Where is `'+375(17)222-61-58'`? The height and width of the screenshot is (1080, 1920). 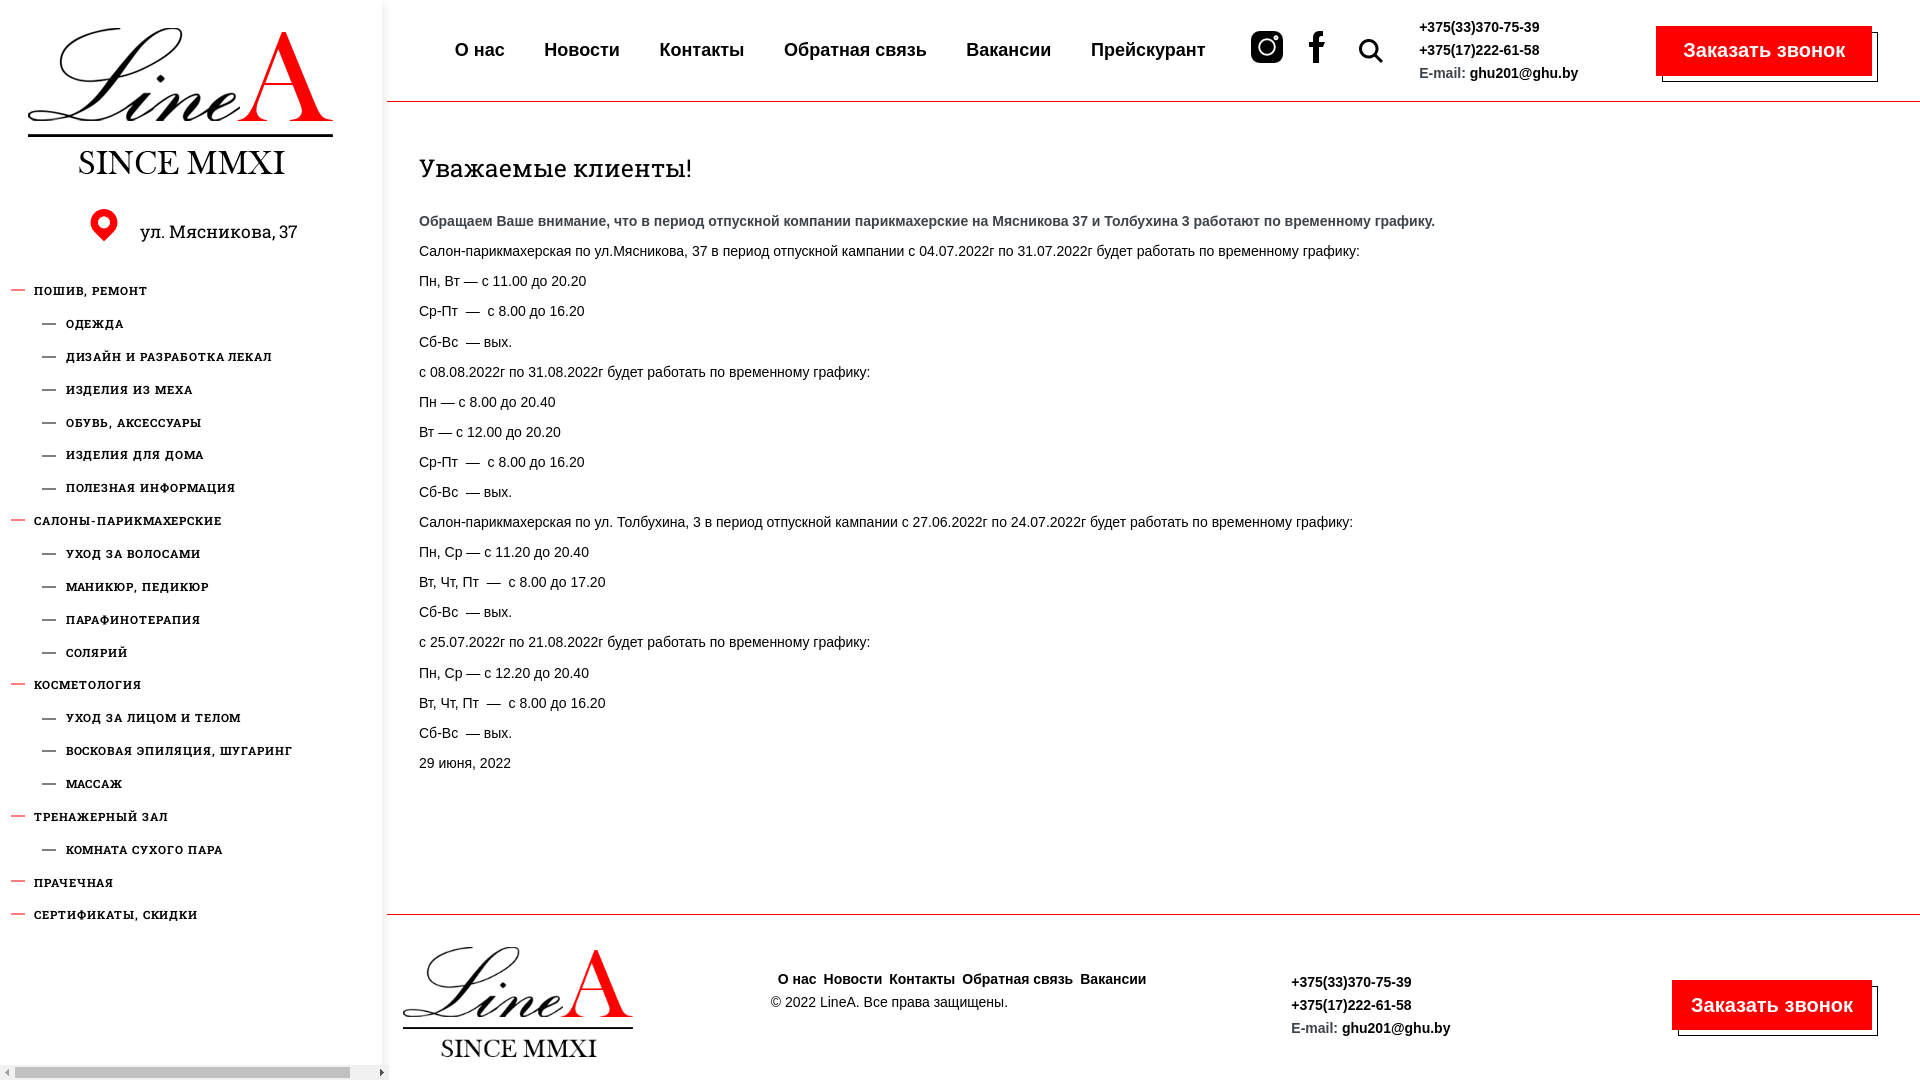
'+375(17)222-61-58' is located at coordinates (1350, 1005).